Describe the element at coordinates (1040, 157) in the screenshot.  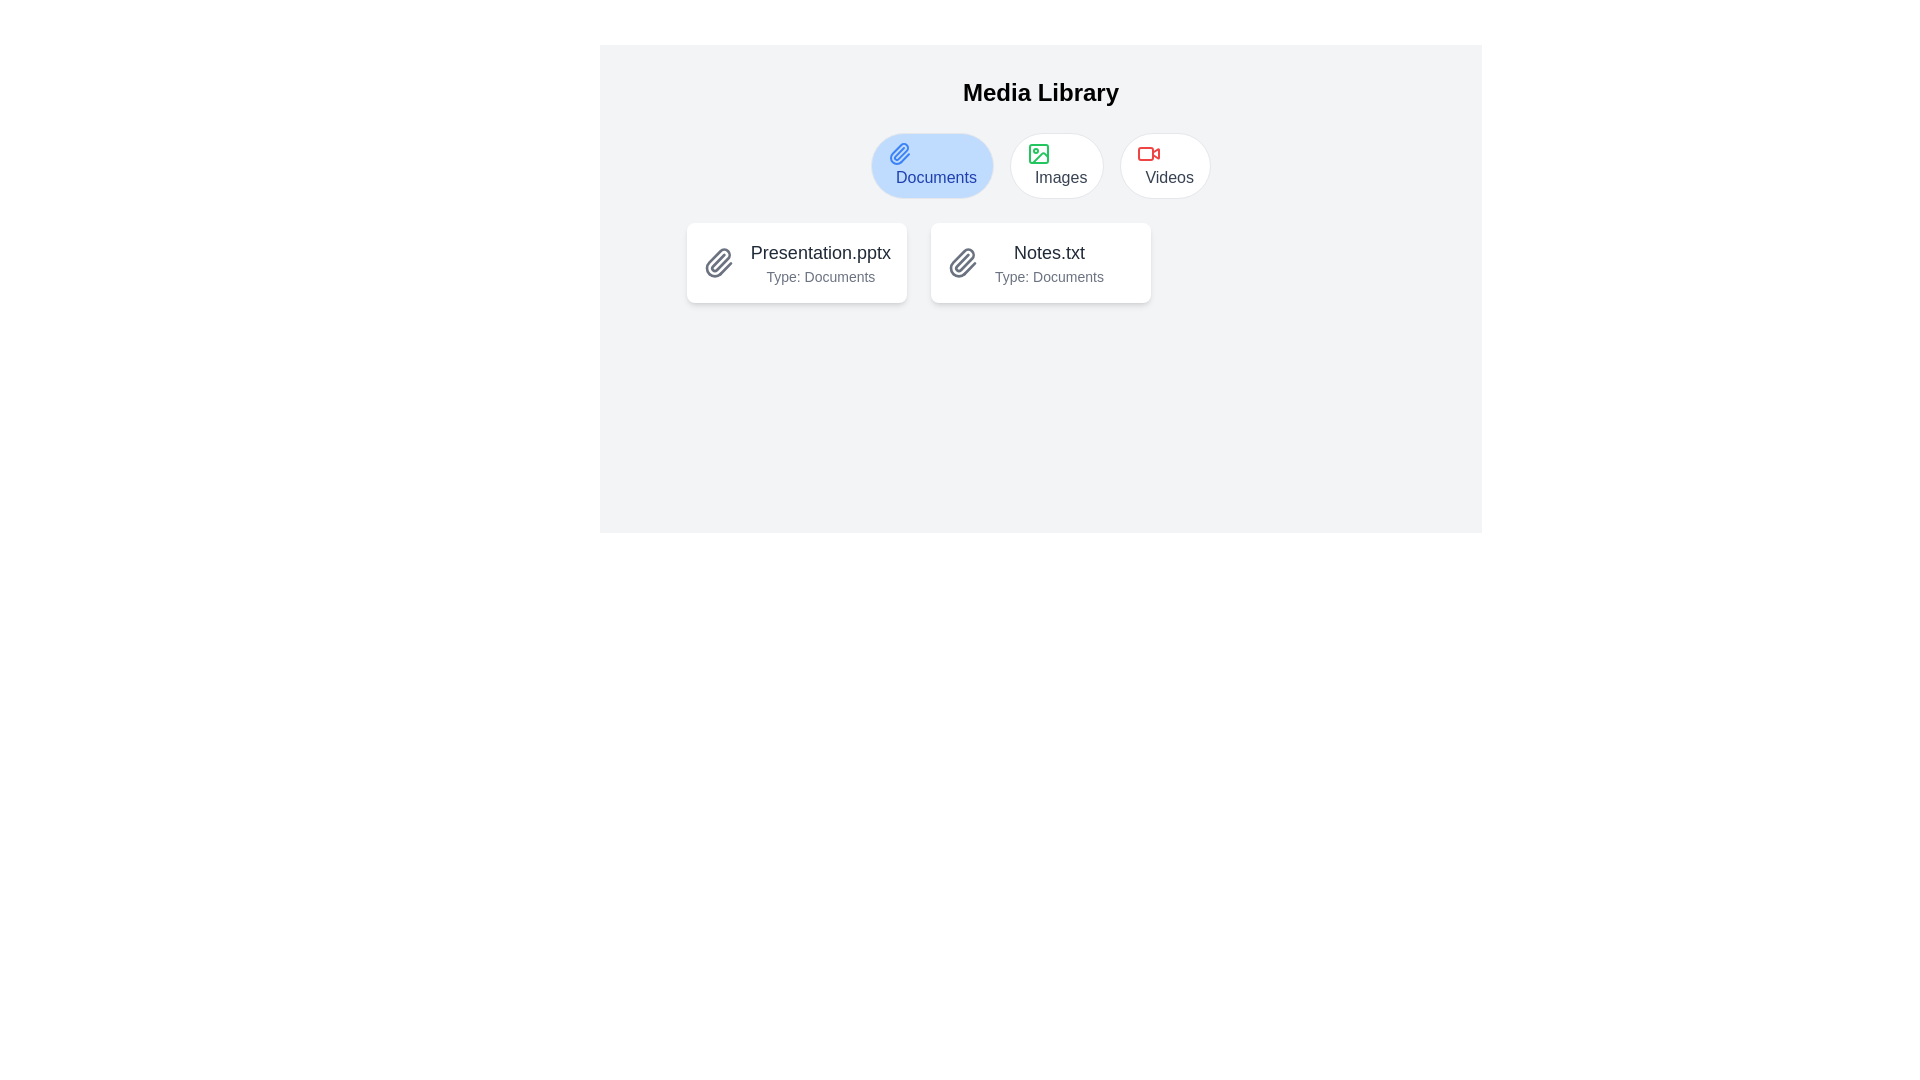
I see `the stylized icon resembling a mountain and sun, which is part of the 'Images' section in the Media Library panel` at that location.